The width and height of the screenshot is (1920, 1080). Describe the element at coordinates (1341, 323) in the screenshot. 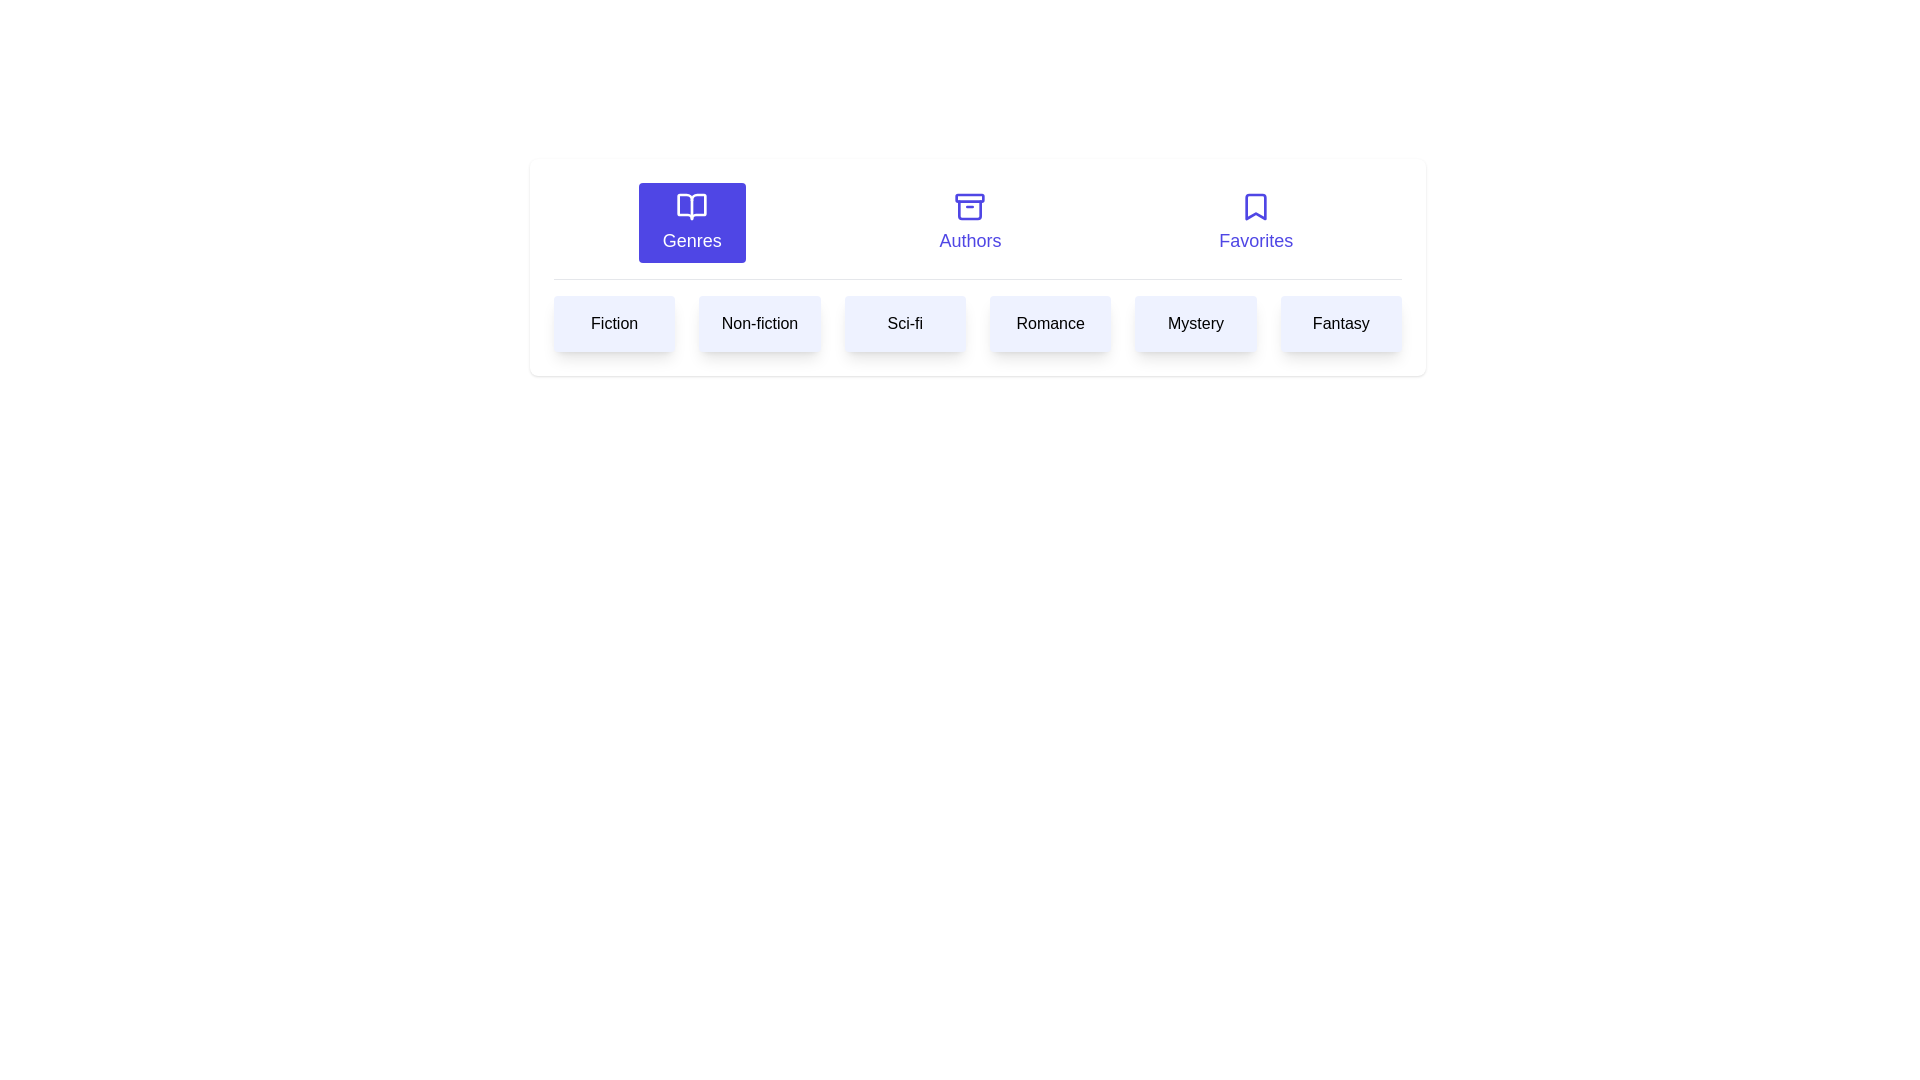

I see `the genre tile labeled Fantasy` at that location.